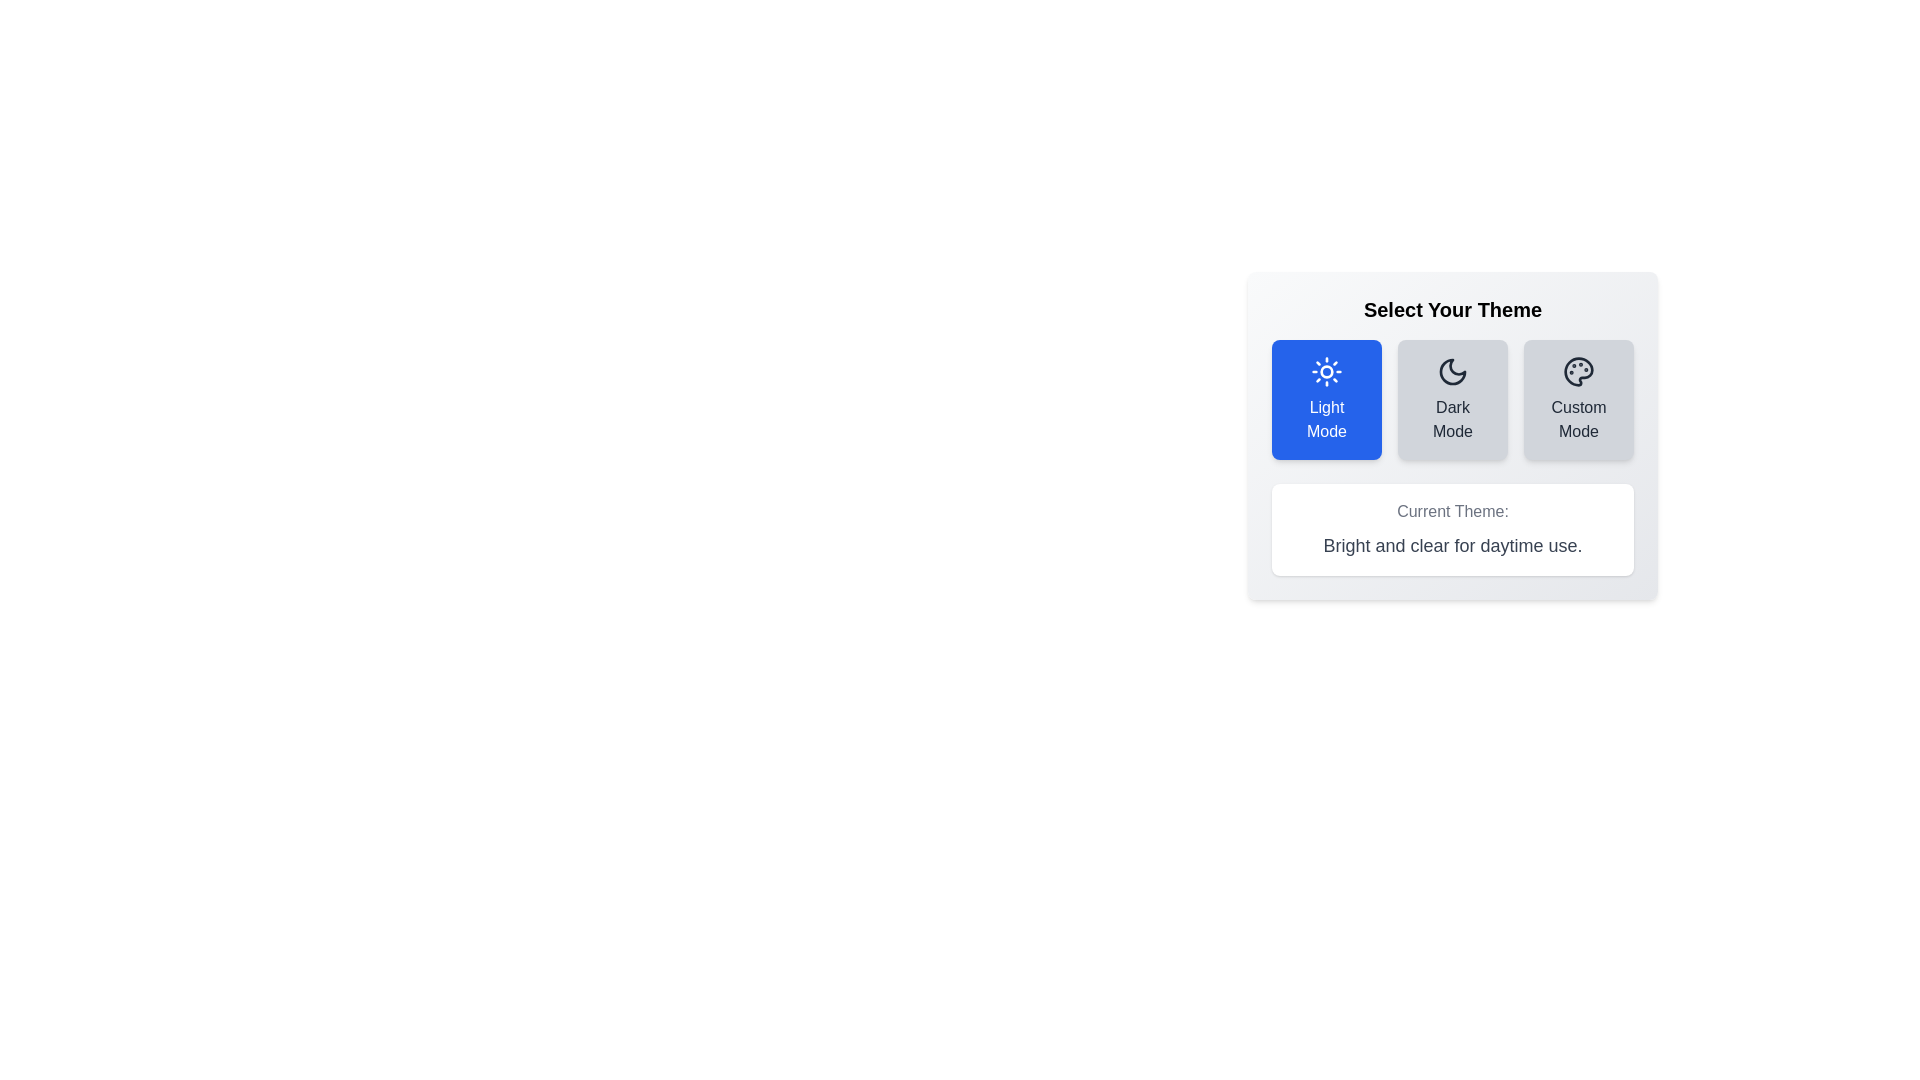 Image resolution: width=1920 pixels, height=1080 pixels. Describe the element at coordinates (1326, 400) in the screenshot. I see `the button corresponding to the desired theme: Light Mode` at that location.